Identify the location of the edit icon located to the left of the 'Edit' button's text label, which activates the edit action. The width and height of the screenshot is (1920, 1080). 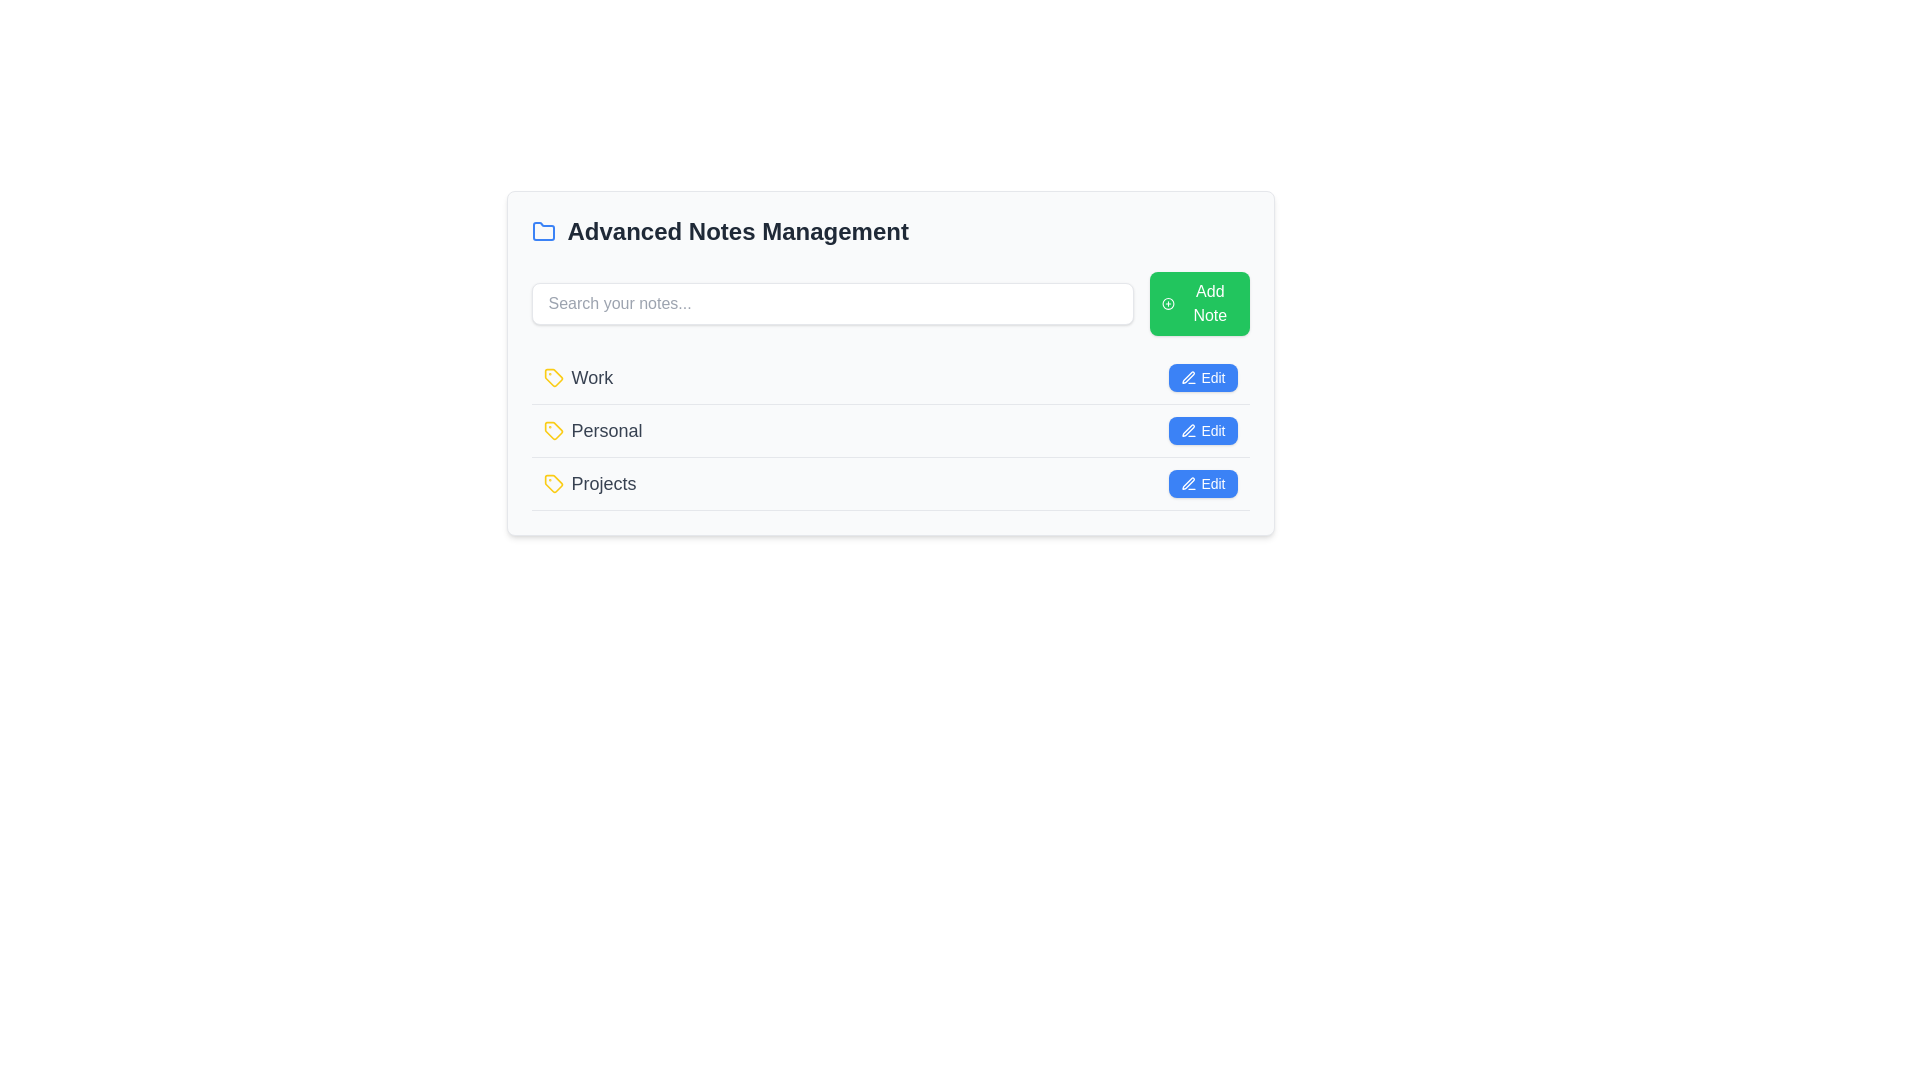
(1189, 378).